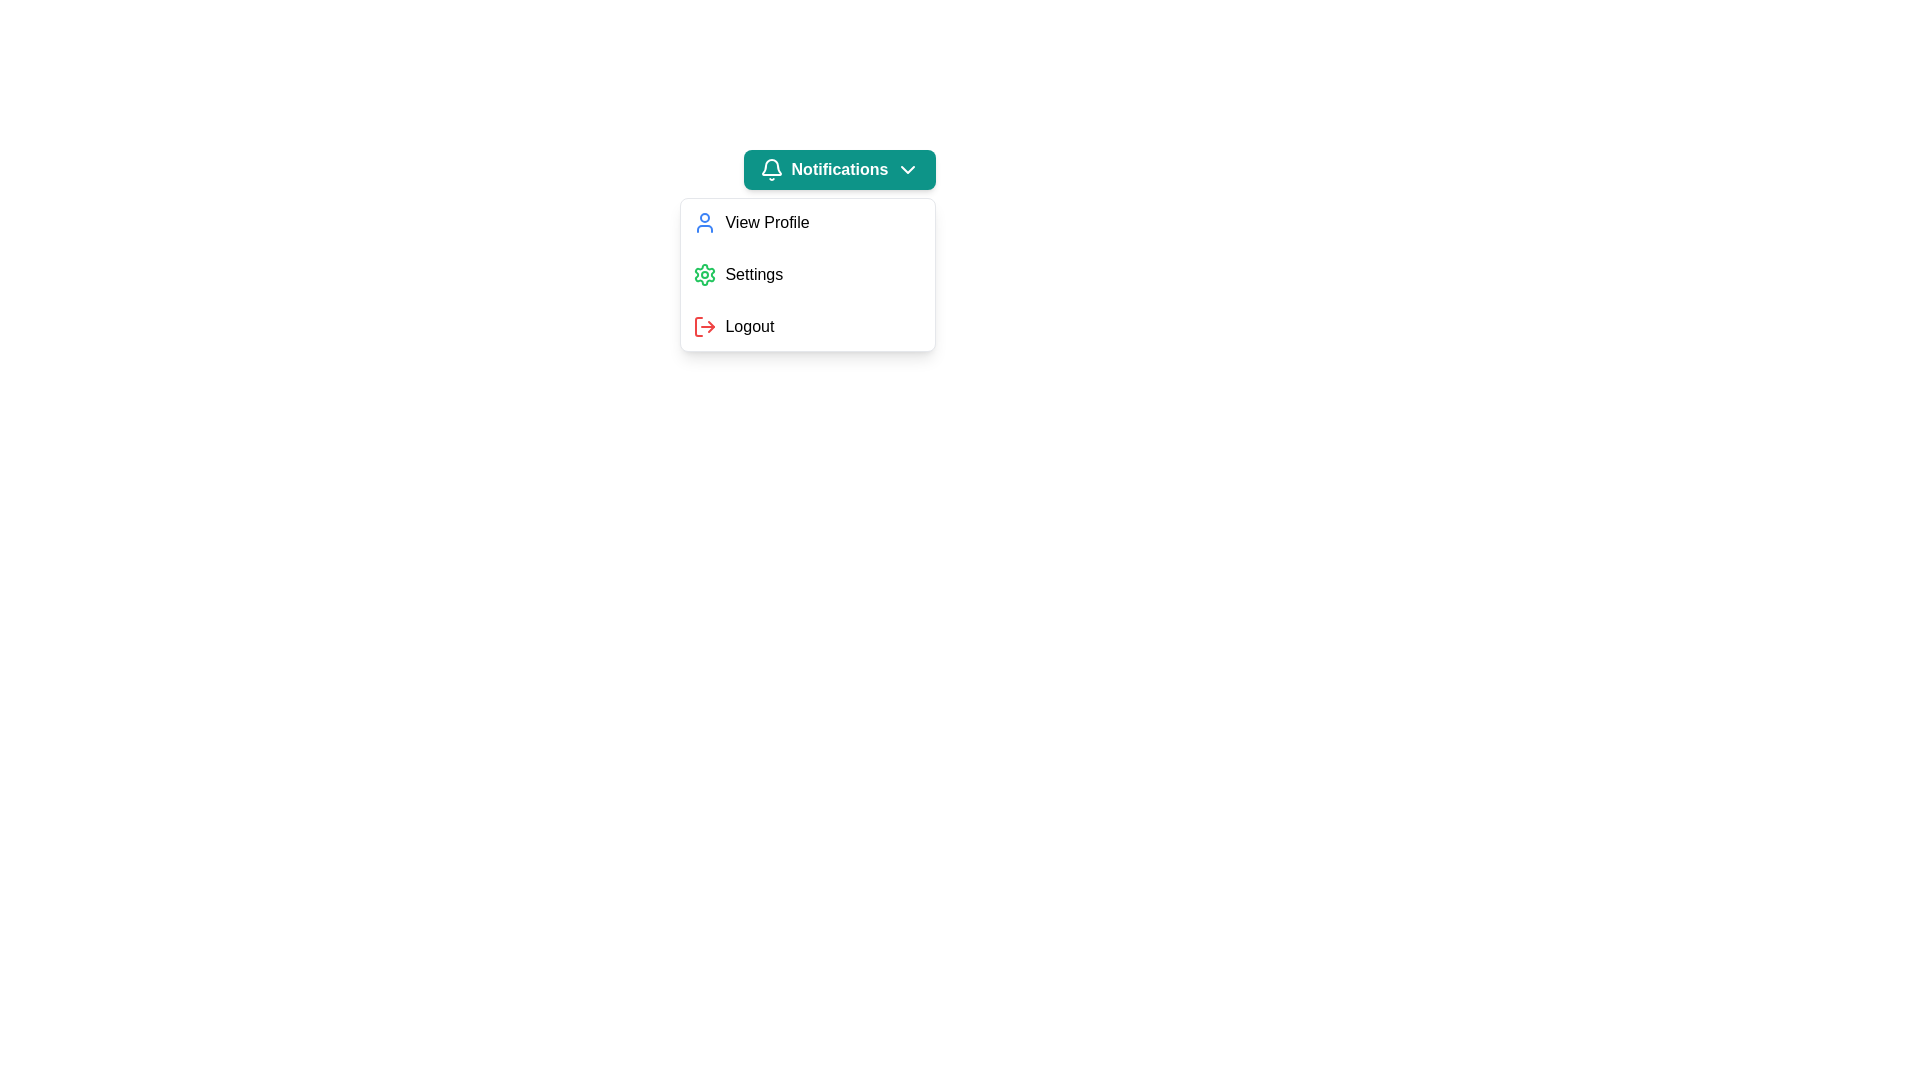  I want to click on the menu item Notifications to inspect it, so click(839, 168).